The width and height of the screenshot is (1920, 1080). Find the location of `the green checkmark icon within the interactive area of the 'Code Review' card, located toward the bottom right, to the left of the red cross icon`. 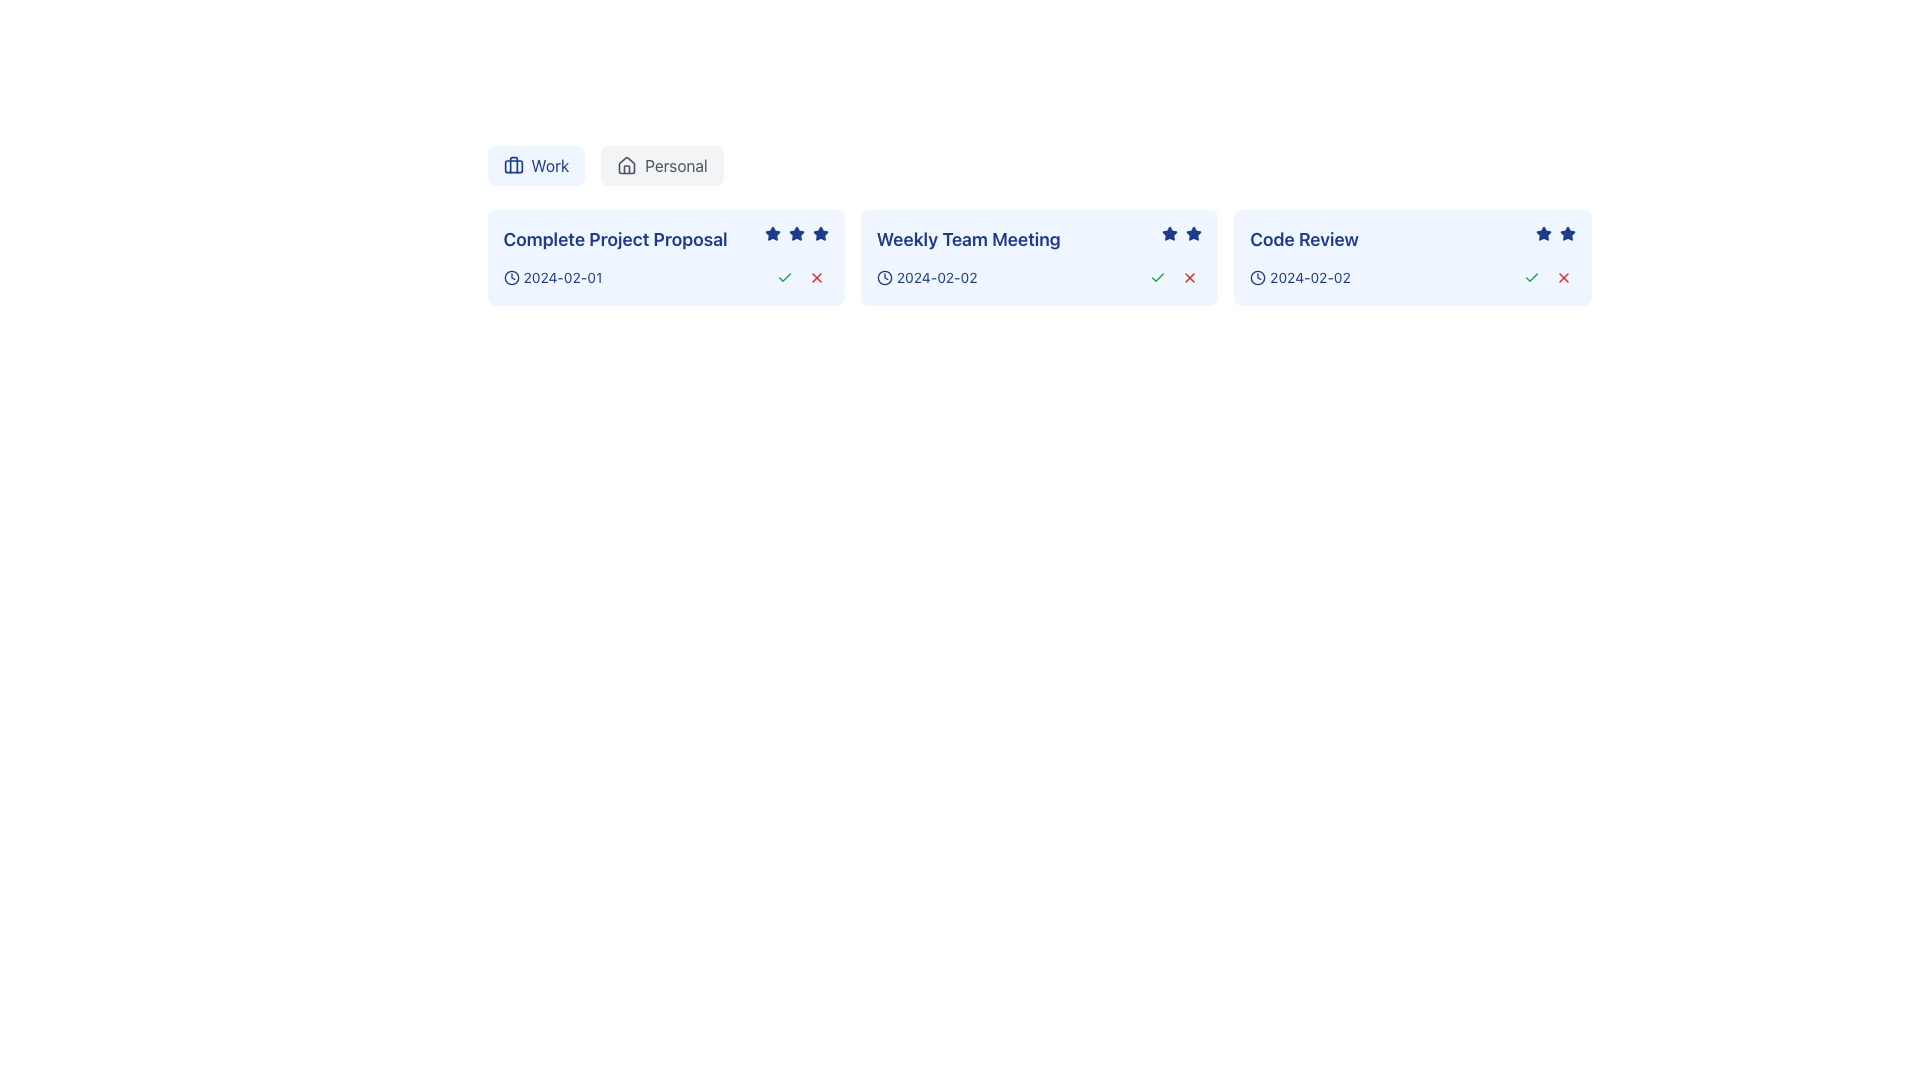

the green checkmark icon within the interactive area of the 'Code Review' card, located toward the bottom right, to the left of the red cross icon is located at coordinates (1530, 277).